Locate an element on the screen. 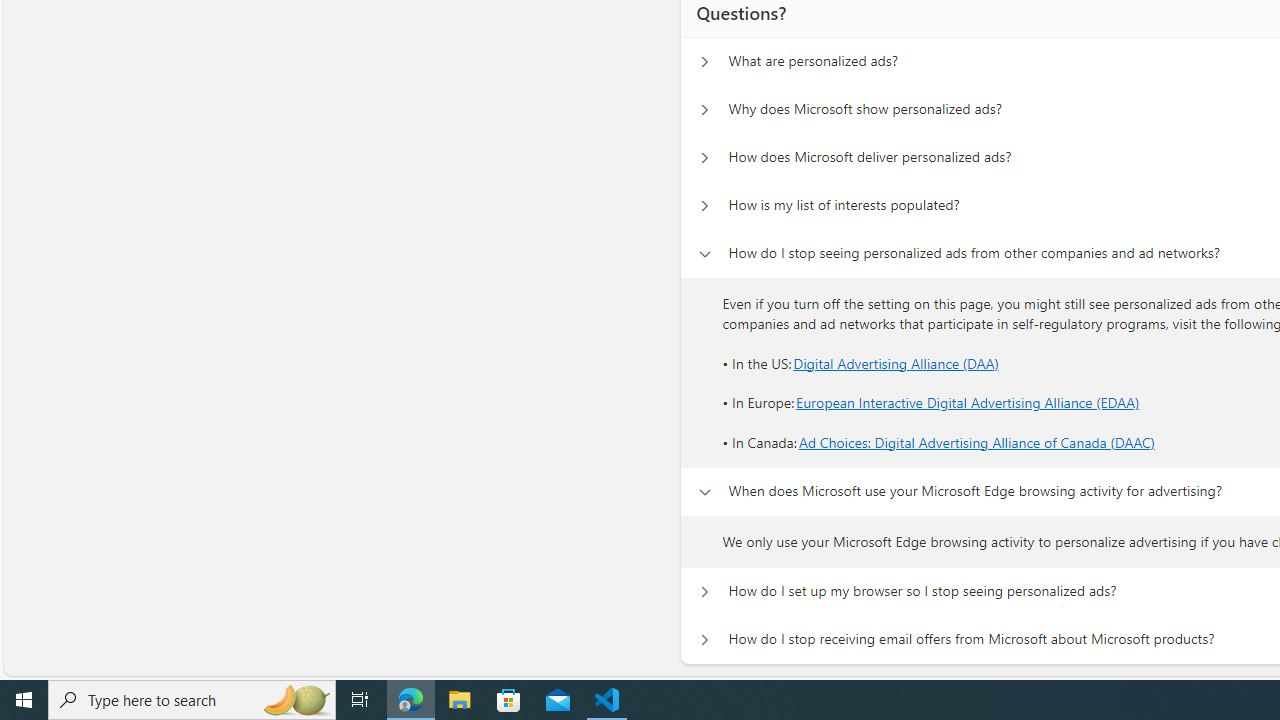  'European Interactive Digital Advertising Alliance (EDAA)' is located at coordinates (968, 403).